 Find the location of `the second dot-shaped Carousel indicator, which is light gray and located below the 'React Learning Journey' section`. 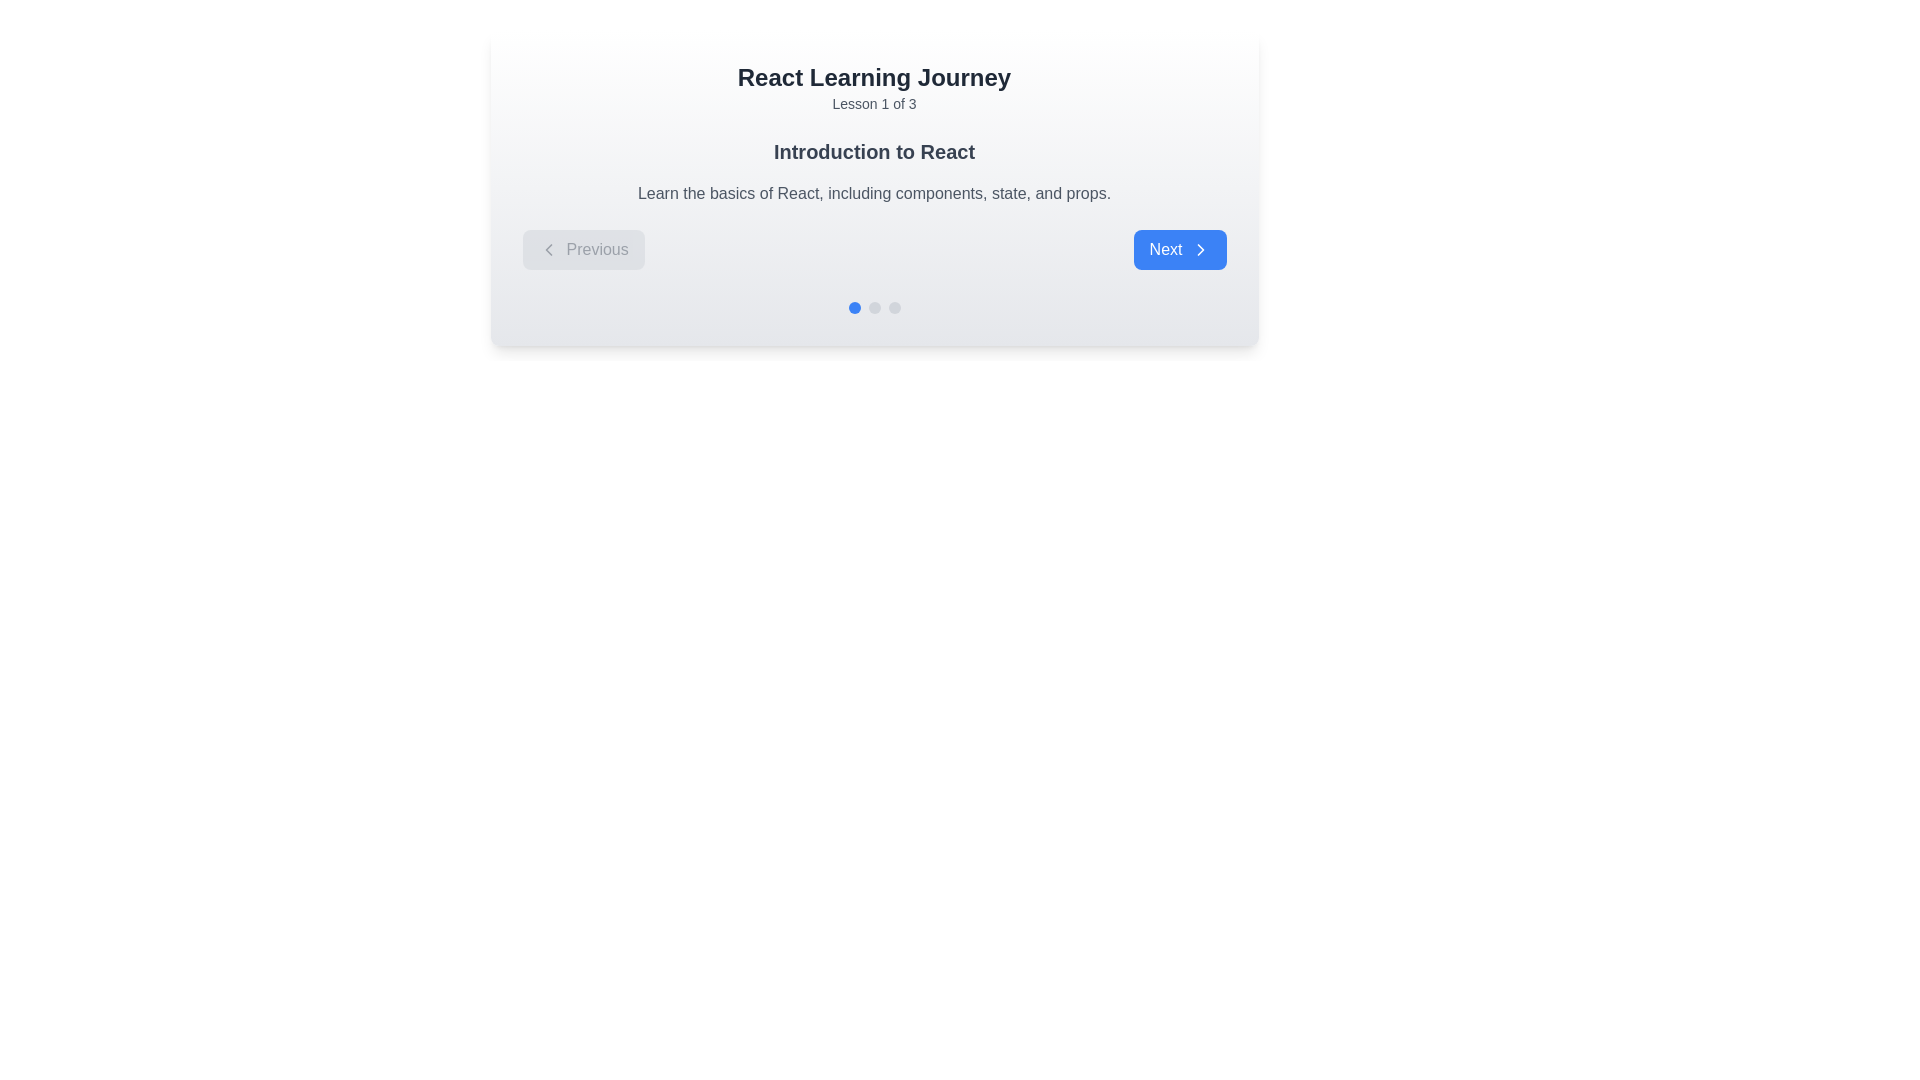

the second dot-shaped Carousel indicator, which is light gray and located below the 'React Learning Journey' section is located at coordinates (874, 308).